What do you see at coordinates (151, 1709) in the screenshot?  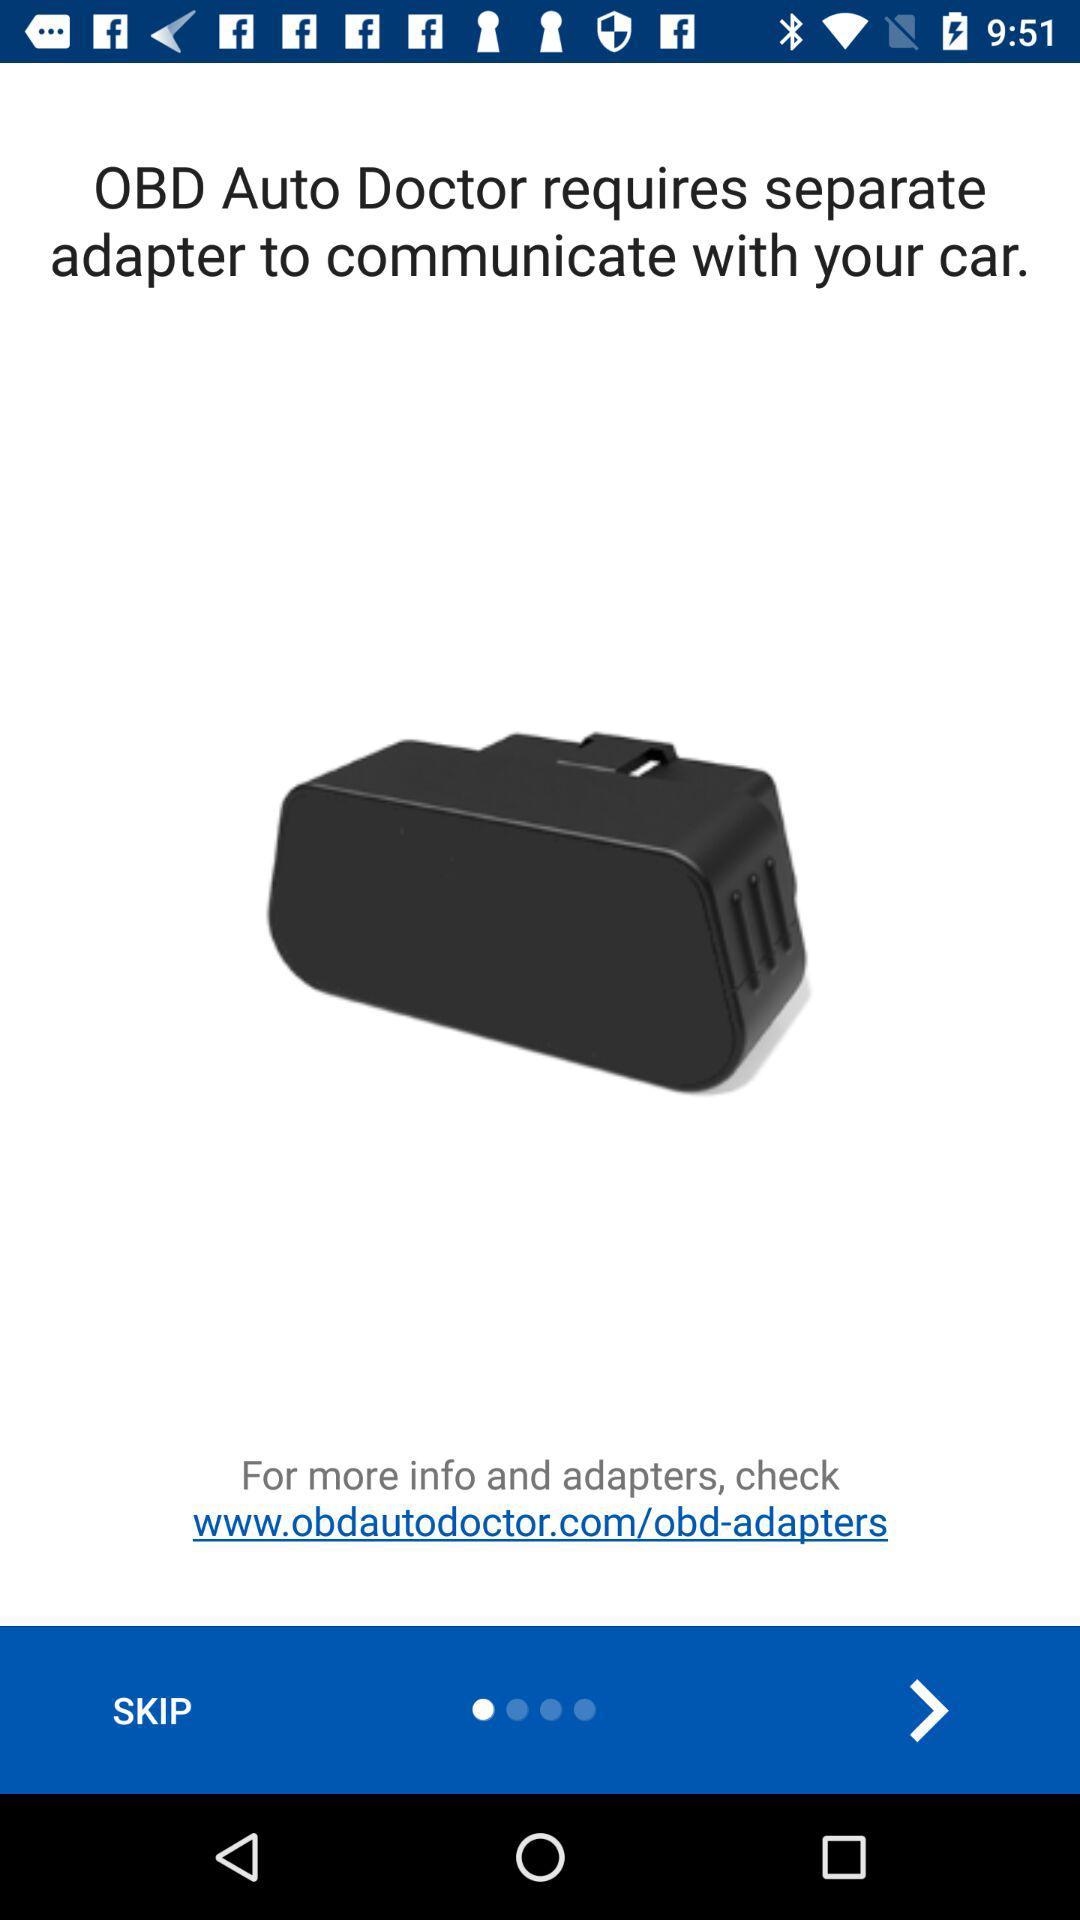 I see `item below for more info` at bounding box center [151, 1709].